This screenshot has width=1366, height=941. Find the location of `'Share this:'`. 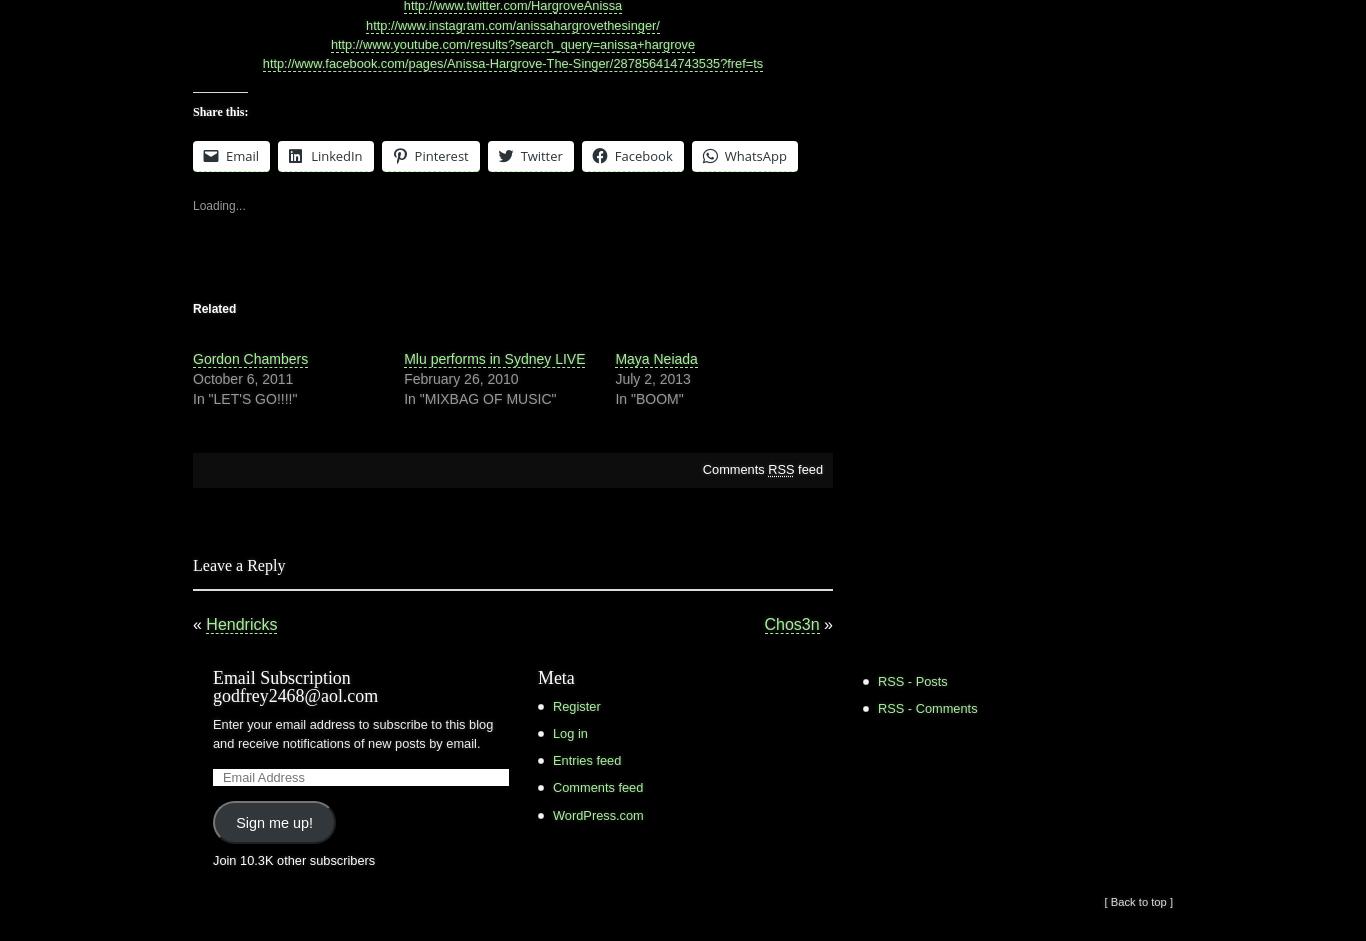

'Share this:' is located at coordinates (192, 111).